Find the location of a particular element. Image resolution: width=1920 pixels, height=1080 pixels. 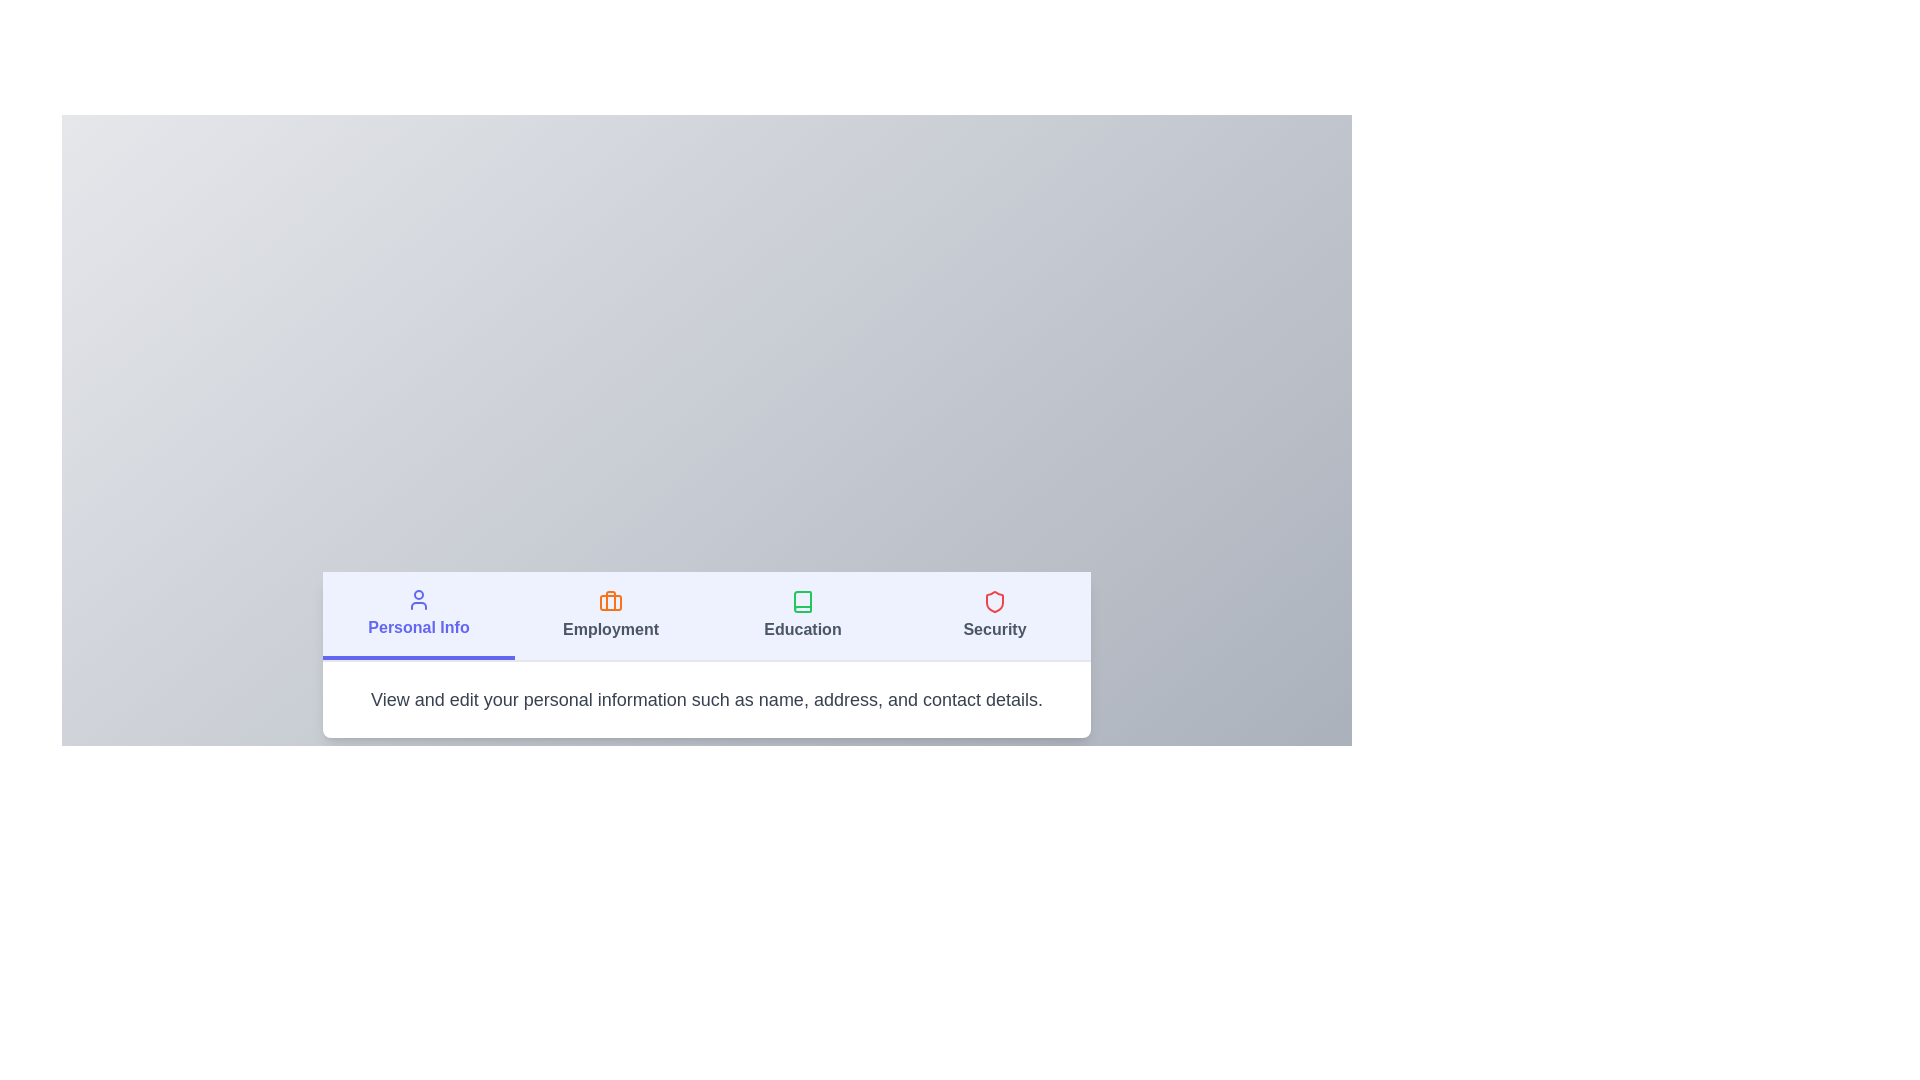

the Employment tab to view its content is located at coordinates (609, 615).